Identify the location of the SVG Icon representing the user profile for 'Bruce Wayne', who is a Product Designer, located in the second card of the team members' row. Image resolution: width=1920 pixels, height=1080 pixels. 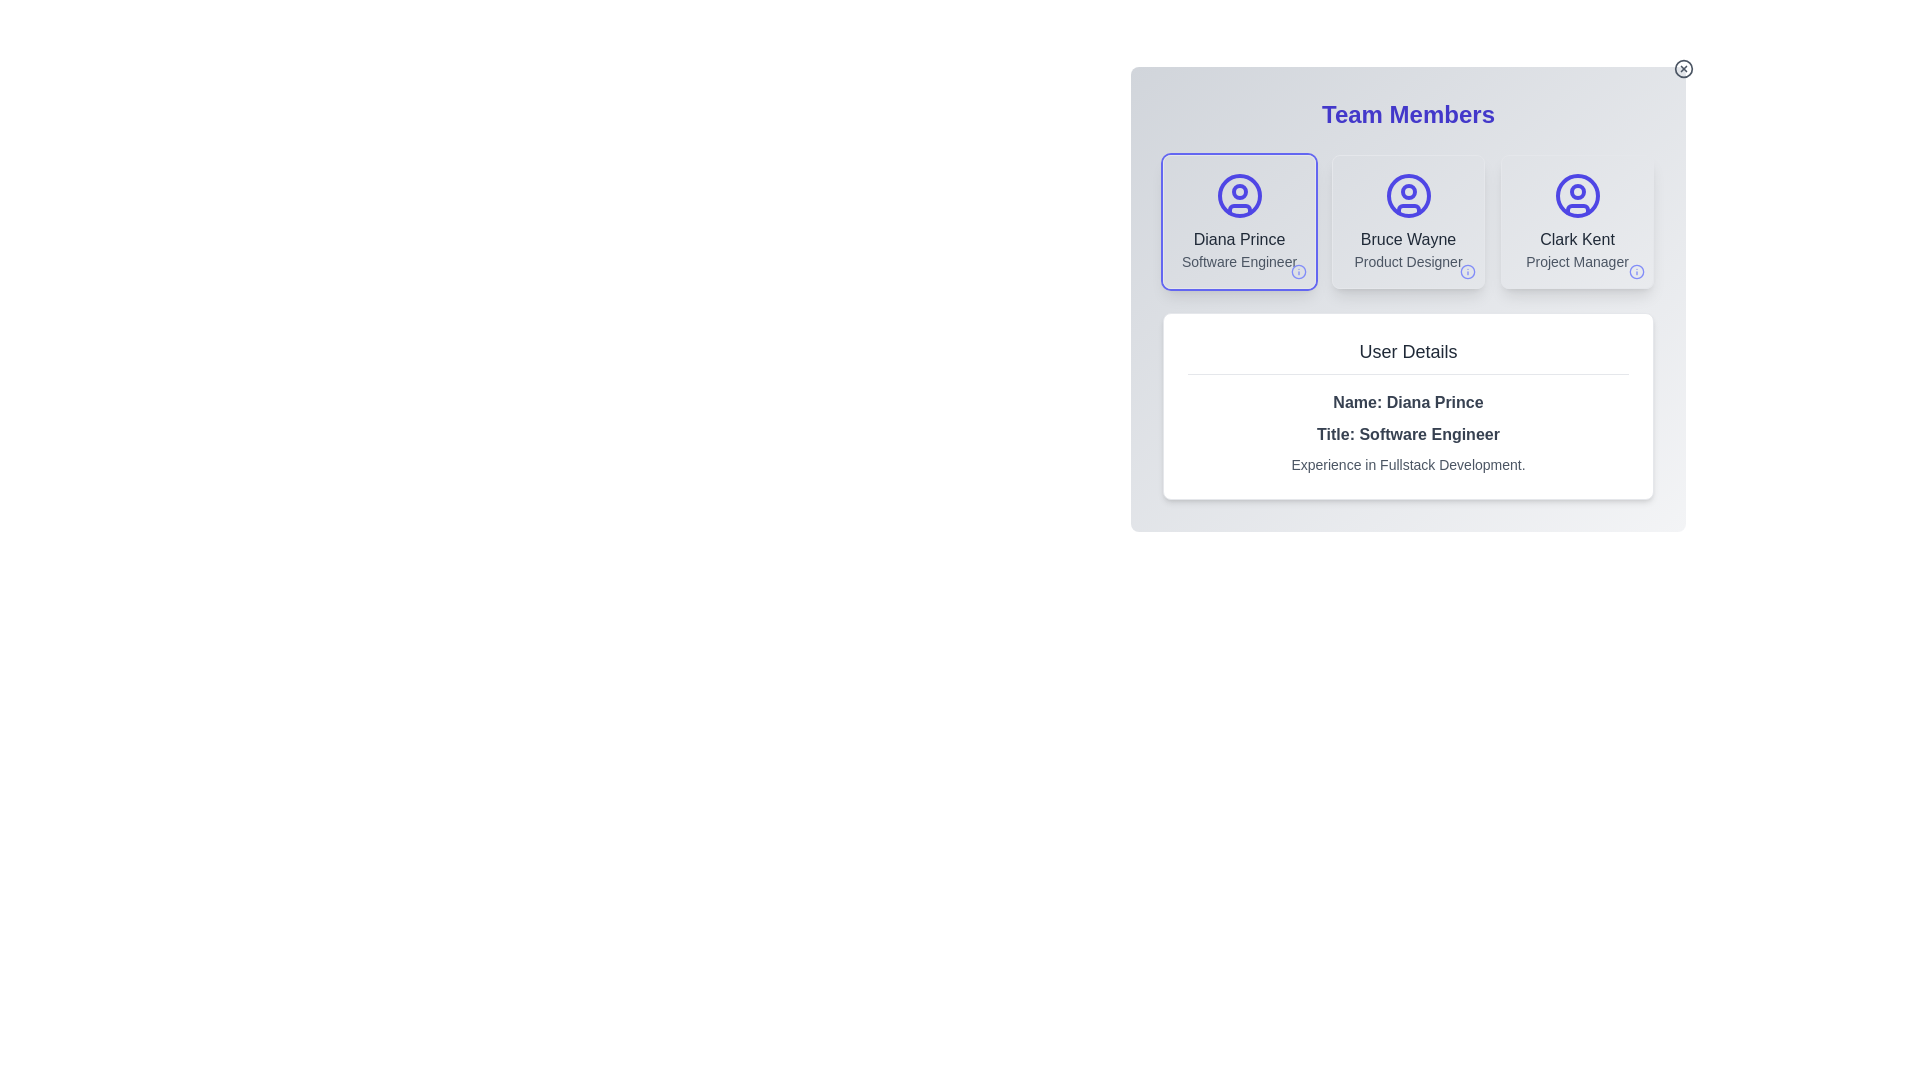
(1407, 196).